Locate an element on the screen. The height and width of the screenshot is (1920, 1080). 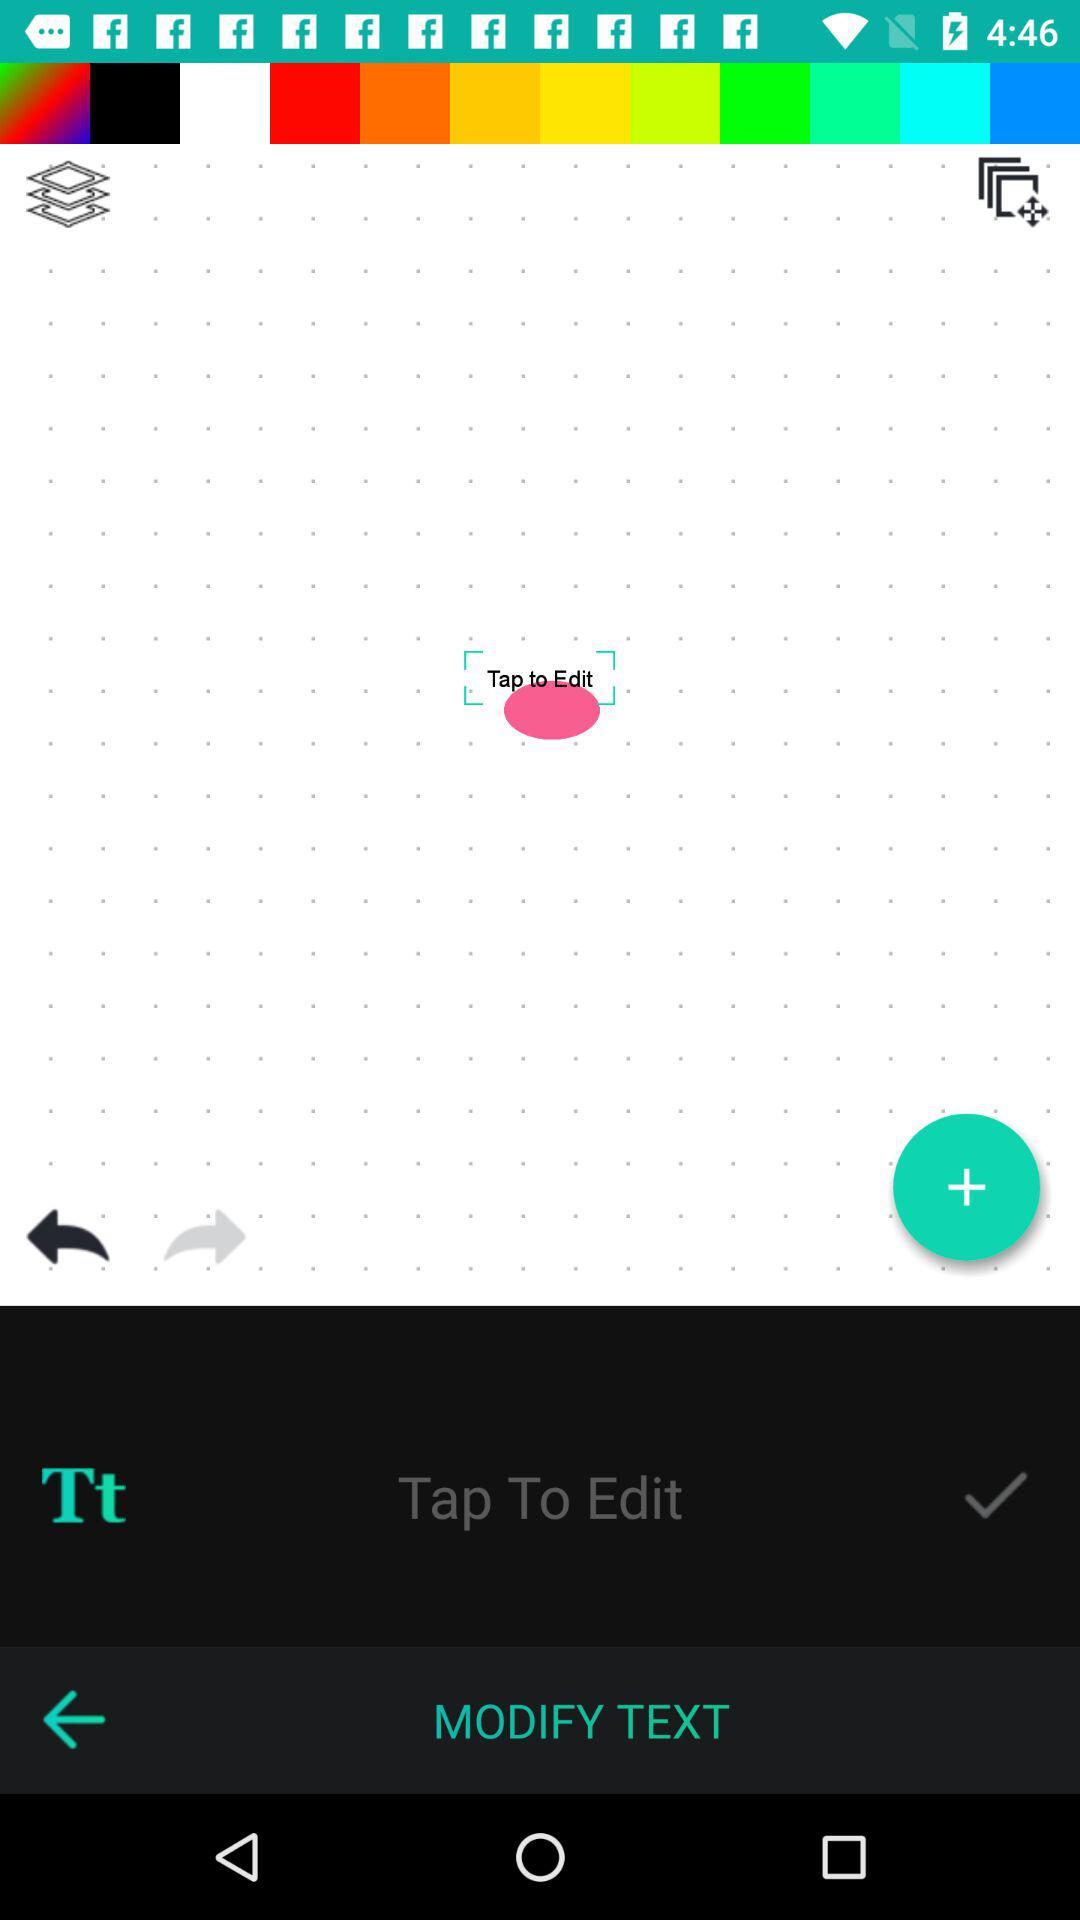
the right corner plus icon at bottom is located at coordinates (966, 1187).